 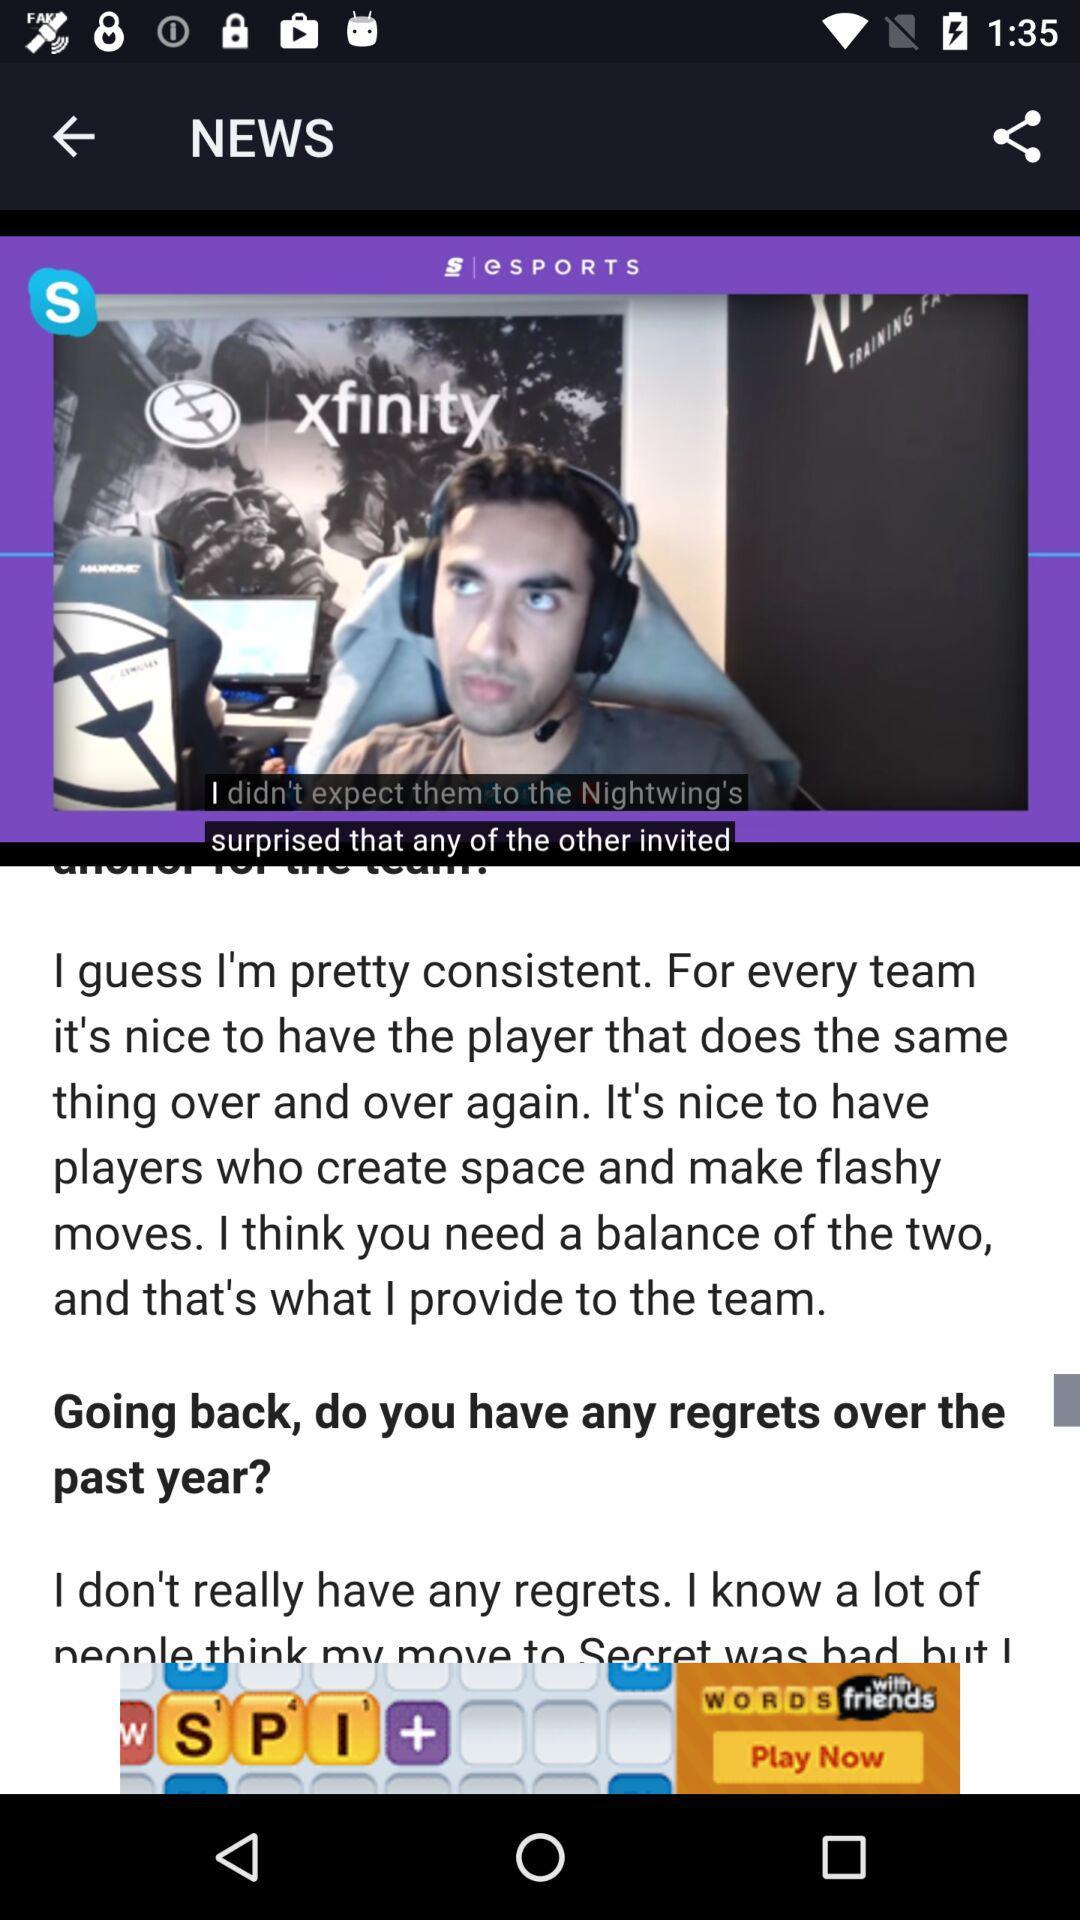 What do you see at coordinates (540, 1727) in the screenshot?
I see `advertisement banner` at bounding box center [540, 1727].